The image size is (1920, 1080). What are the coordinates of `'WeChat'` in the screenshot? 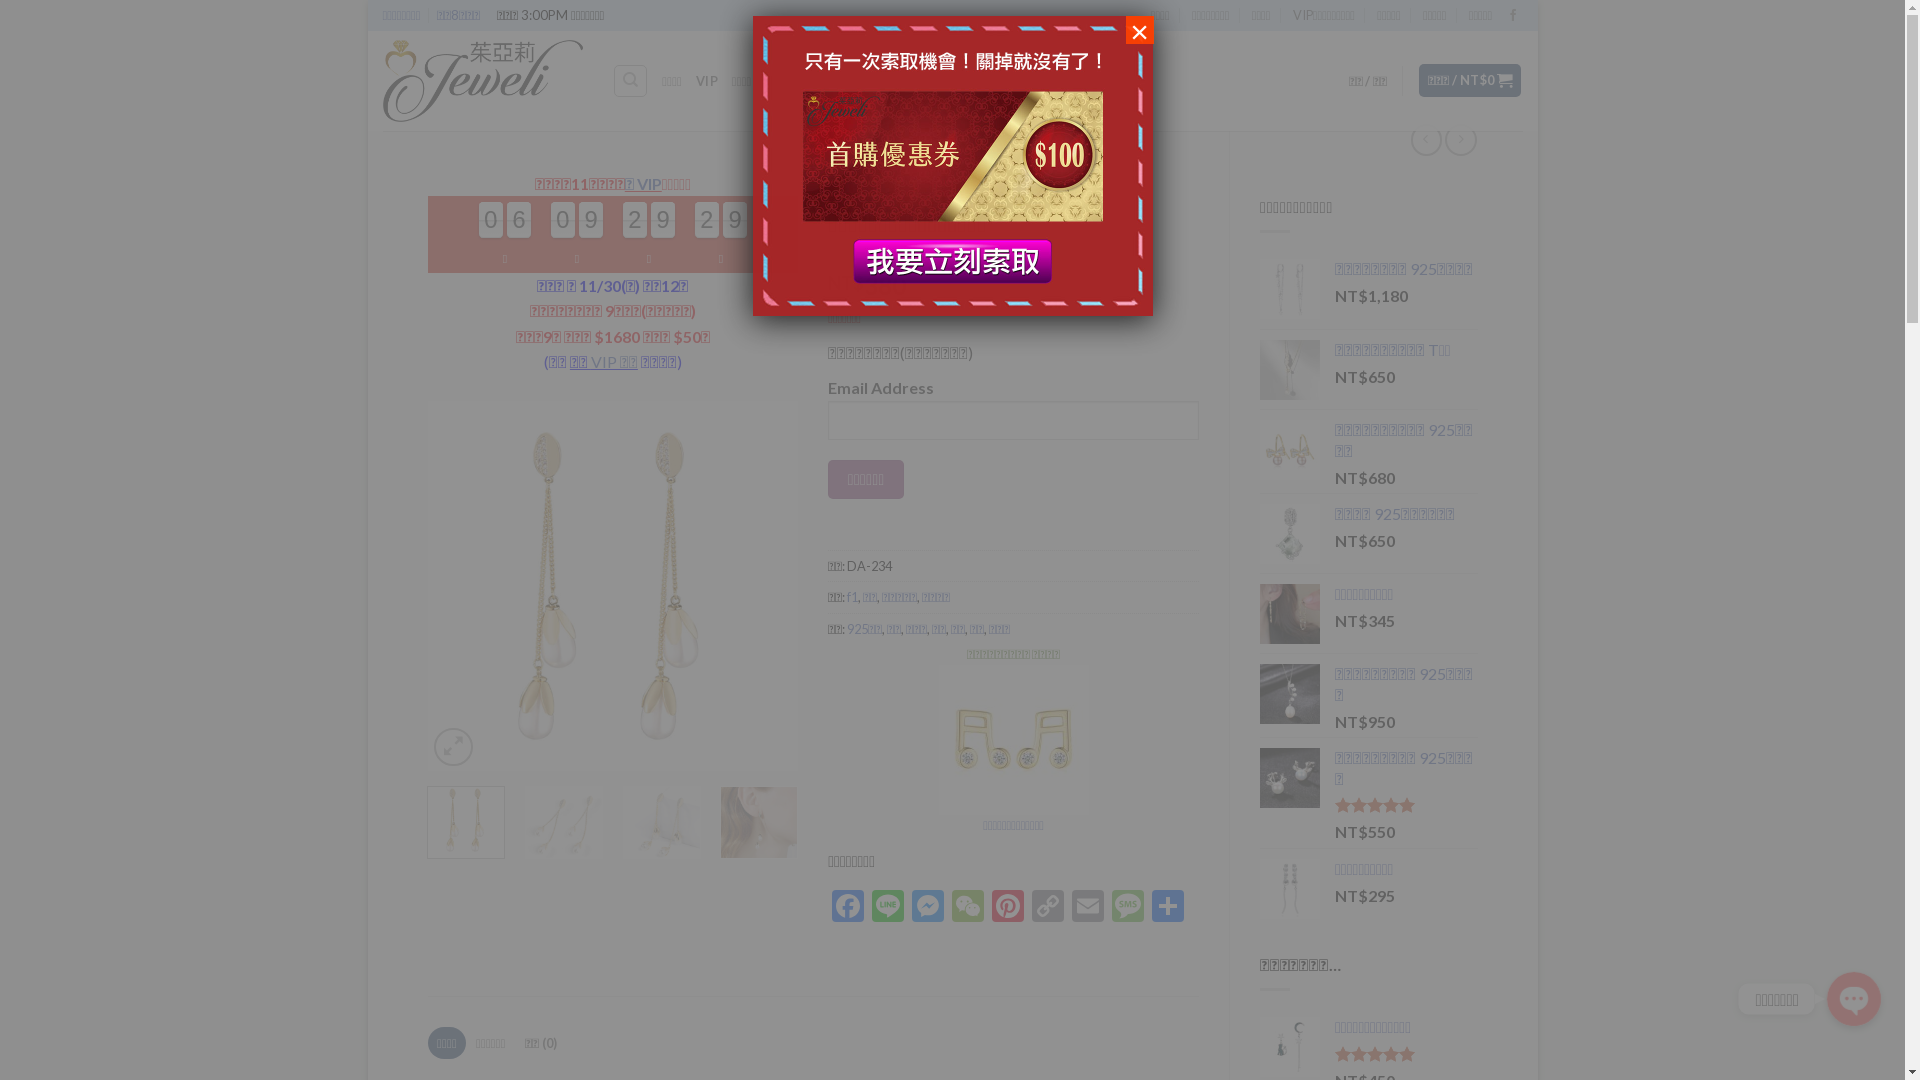 It's located at (968, 907).